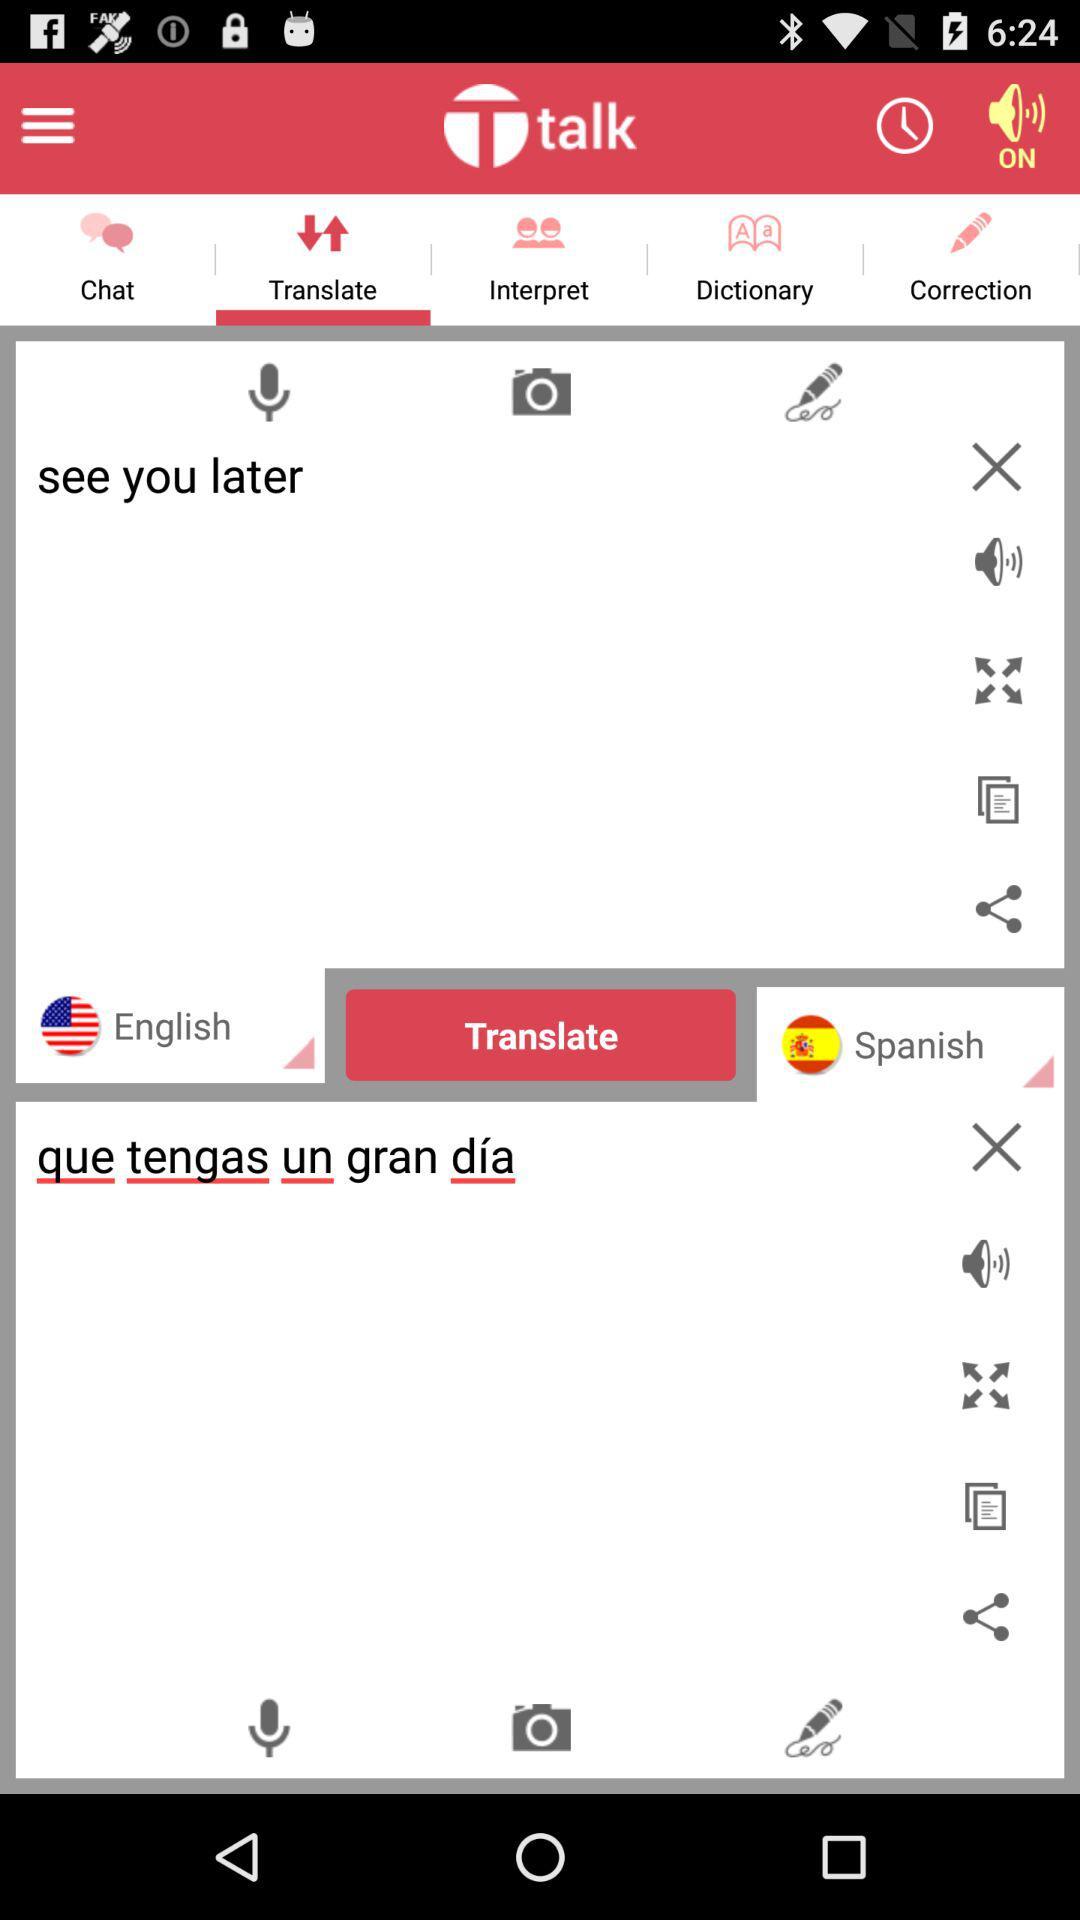 The width and height of the screenshot is (1080, 1920). I want to click on activate dictation, so click(267, 1726).